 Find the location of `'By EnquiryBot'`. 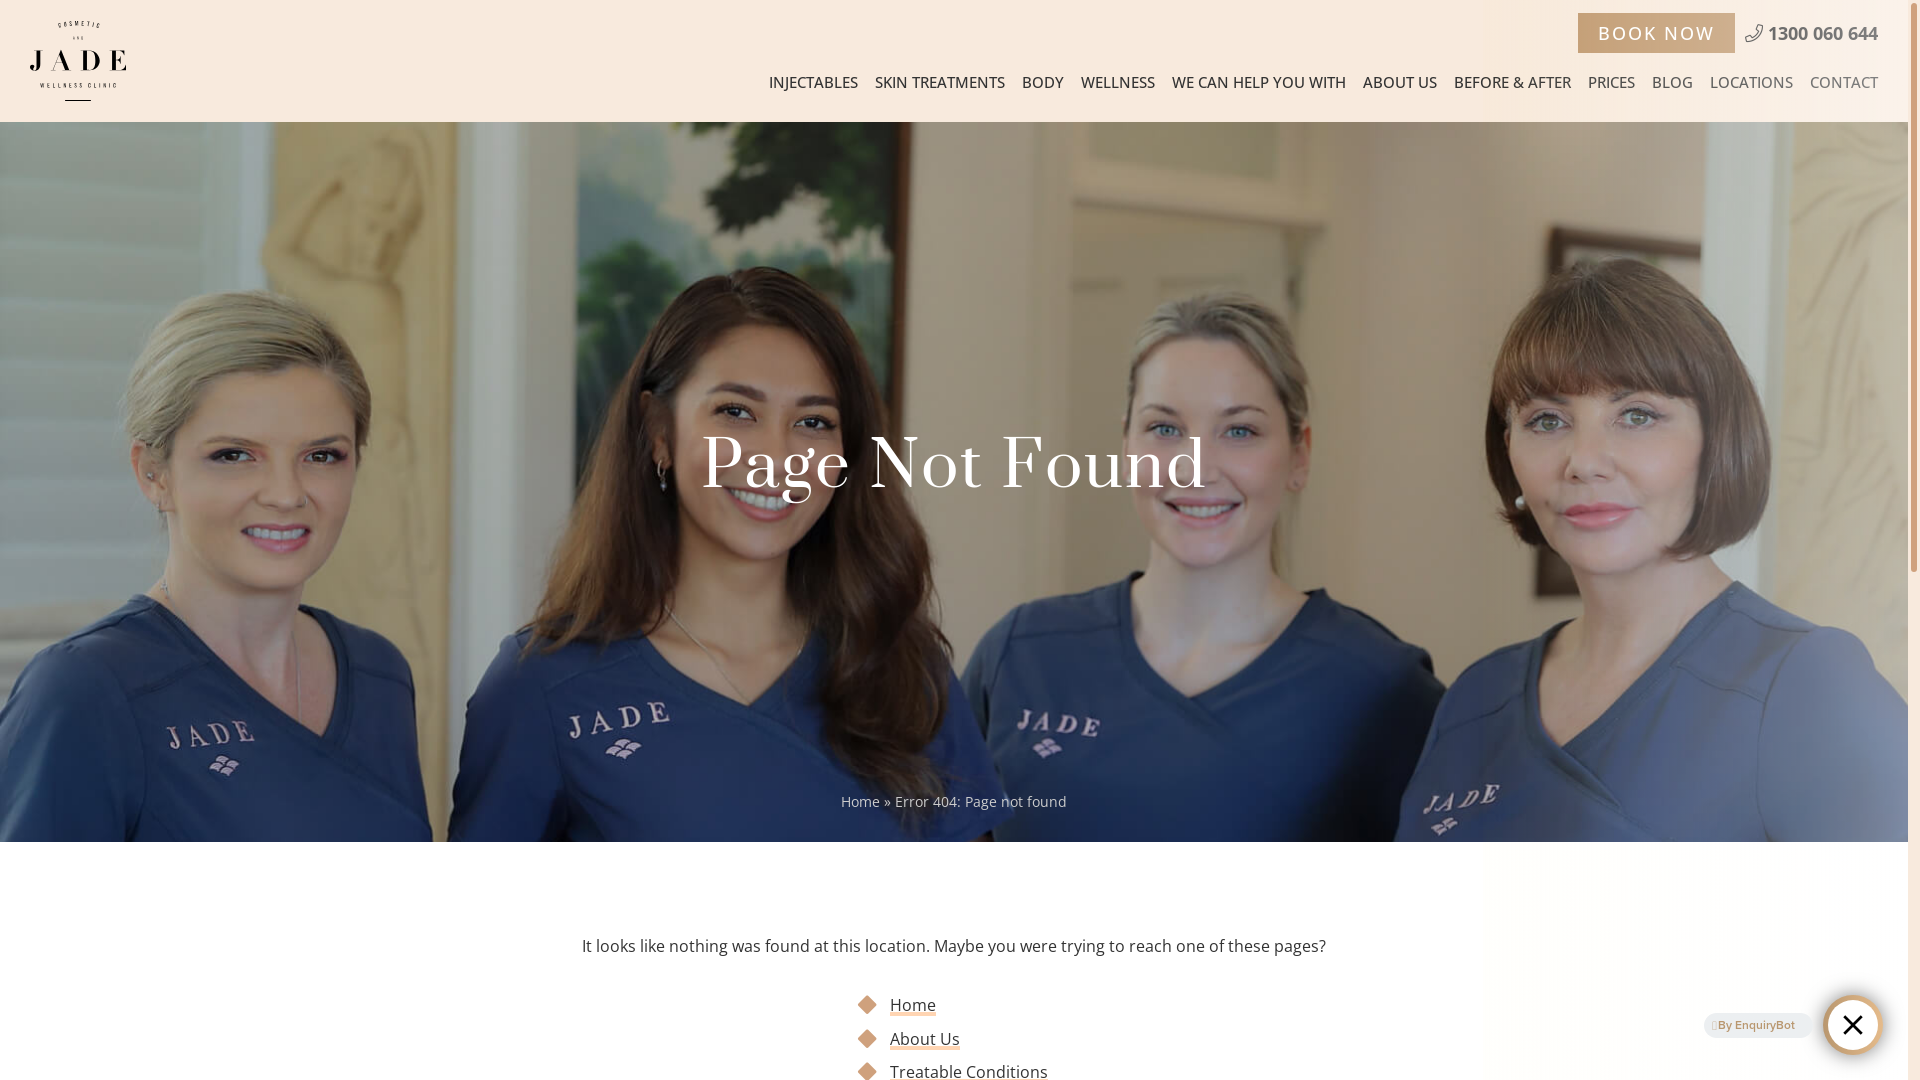

'By EnquiryBot' is located at coordinates (1752, 1025).